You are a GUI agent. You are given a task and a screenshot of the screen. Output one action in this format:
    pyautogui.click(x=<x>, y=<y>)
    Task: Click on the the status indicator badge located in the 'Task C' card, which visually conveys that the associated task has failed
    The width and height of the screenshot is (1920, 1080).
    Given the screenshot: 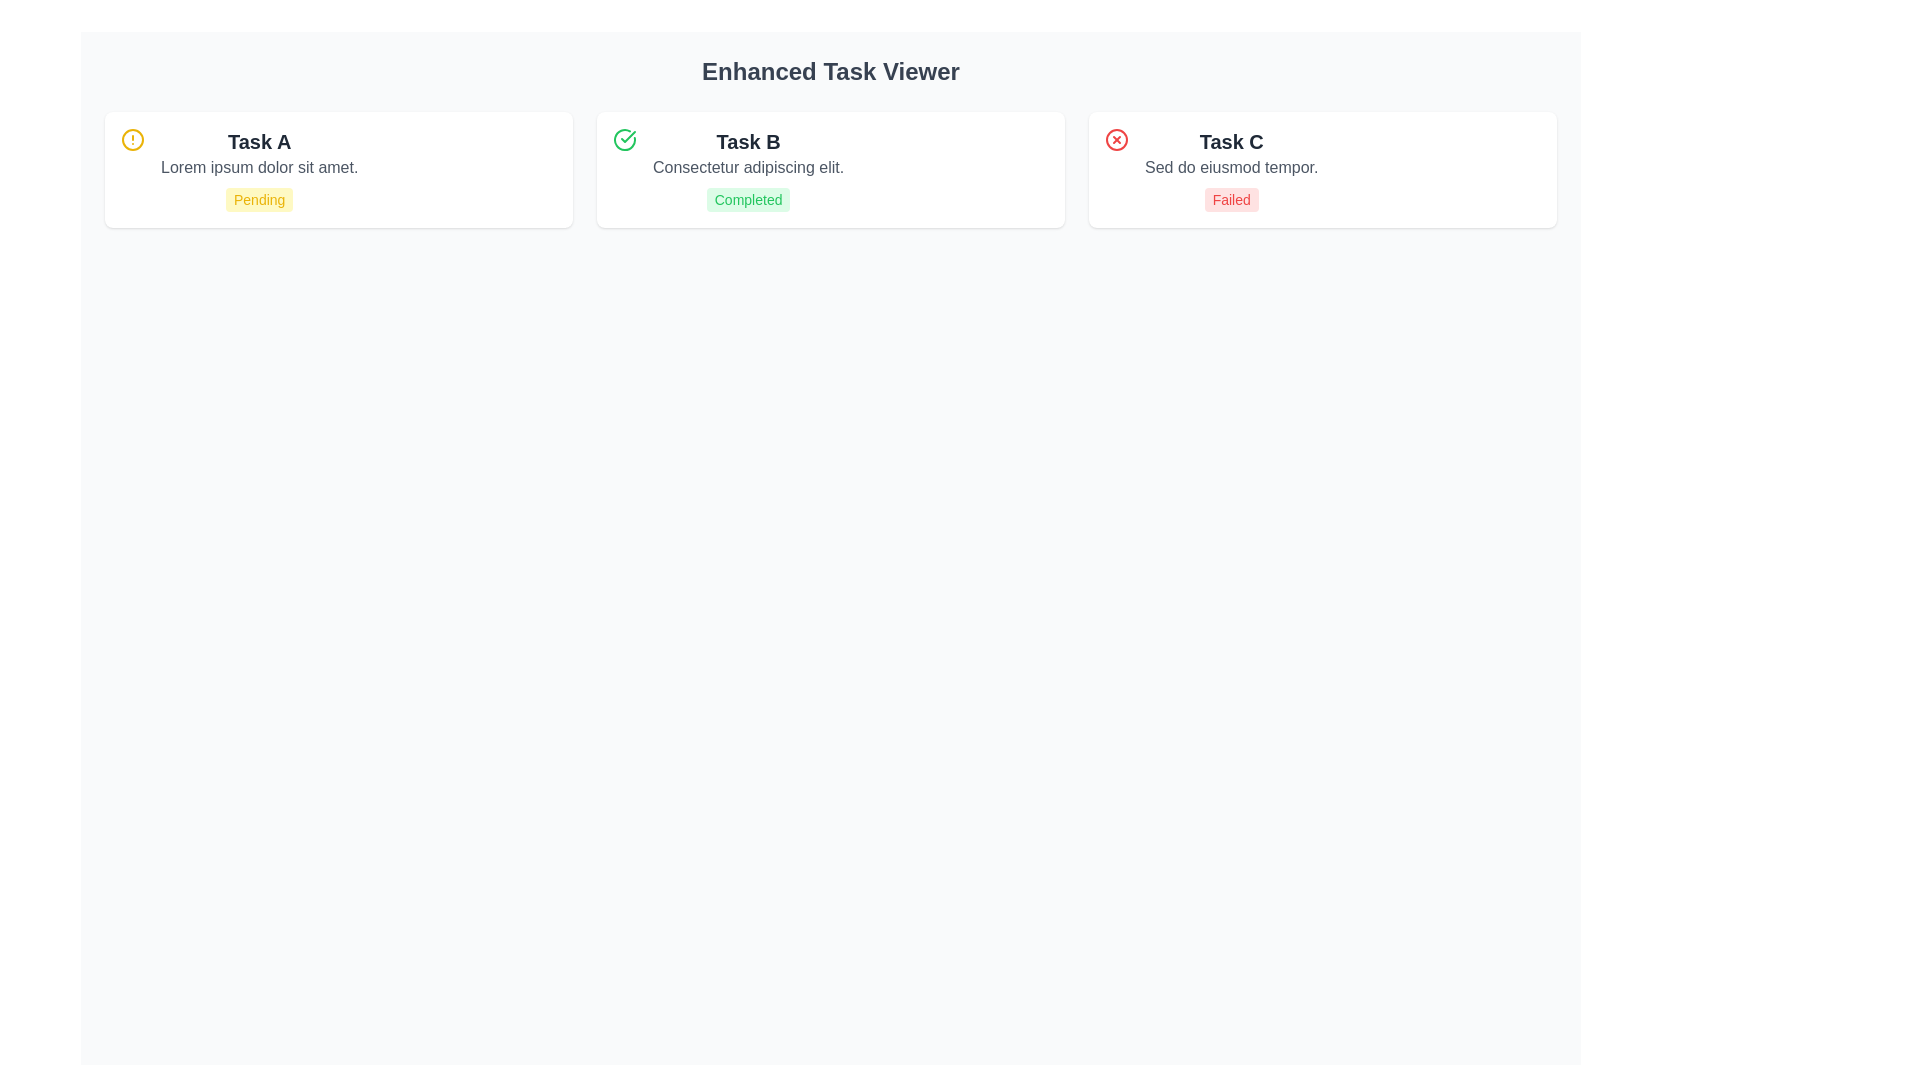 What is the action you would take?
    pyautogui.click(x=1230, y=200)
    